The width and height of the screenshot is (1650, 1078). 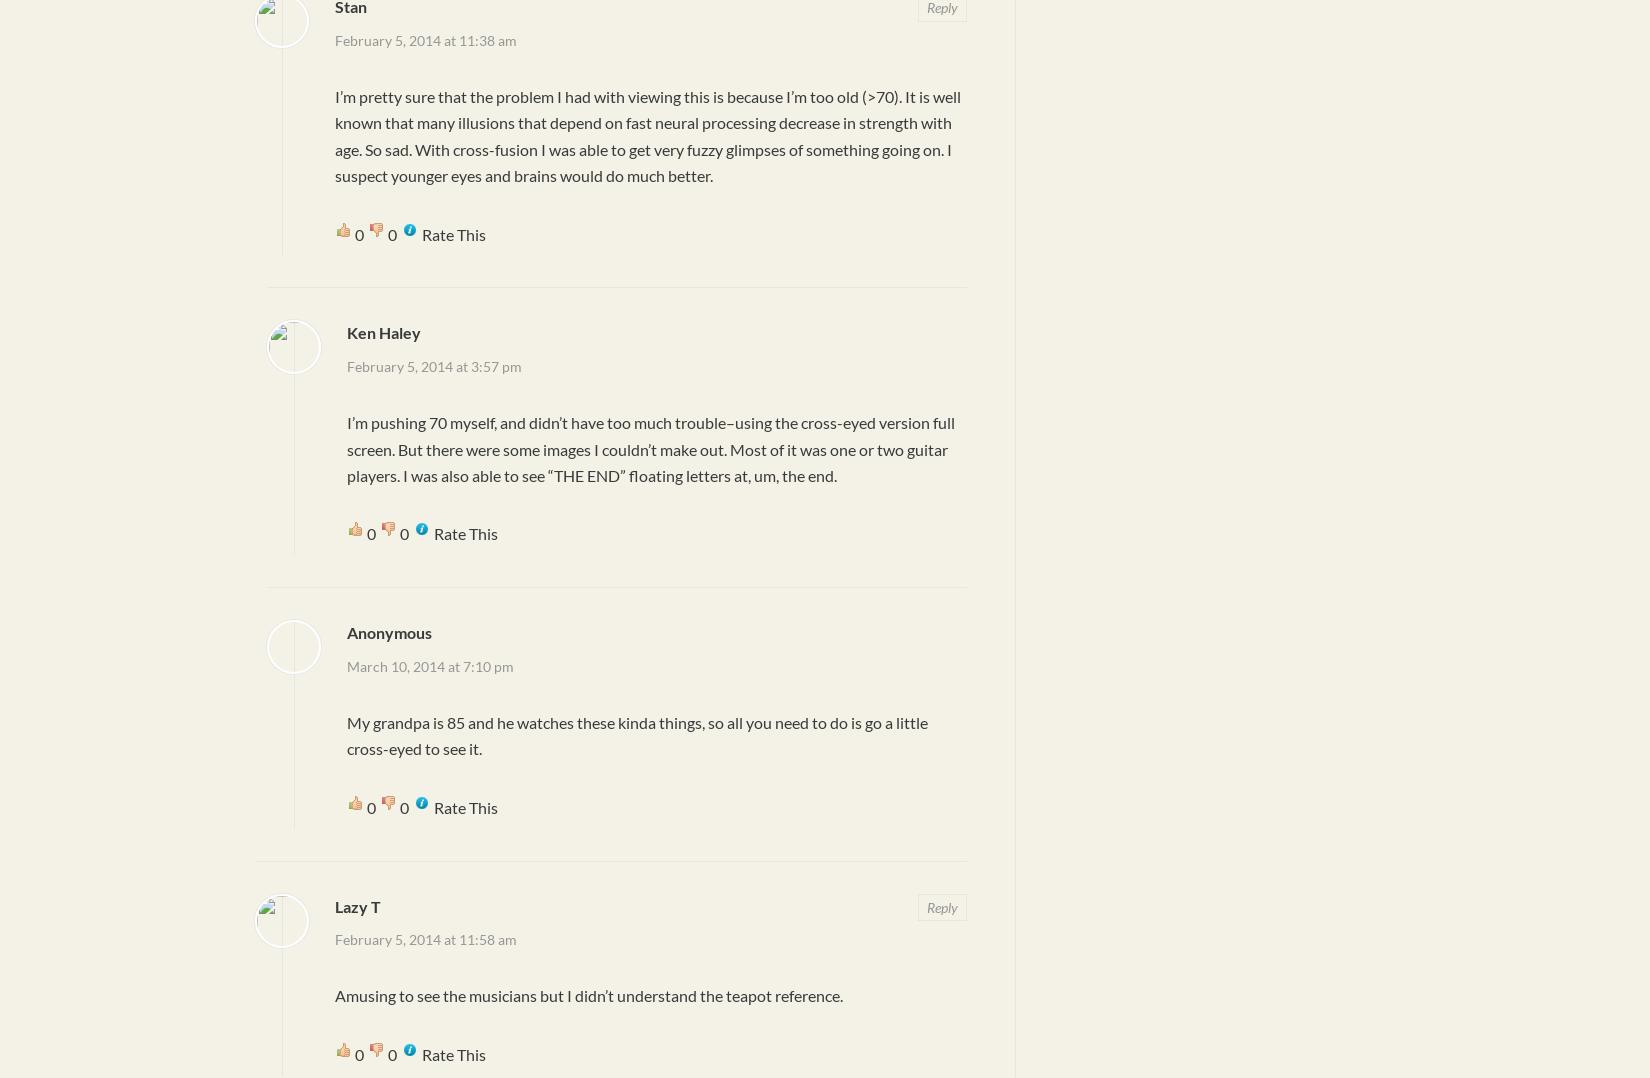 What do you see at coordinates (383, 331) in the screenshot?
I see `'Ken Haley'` at bounding box center [383, 331].